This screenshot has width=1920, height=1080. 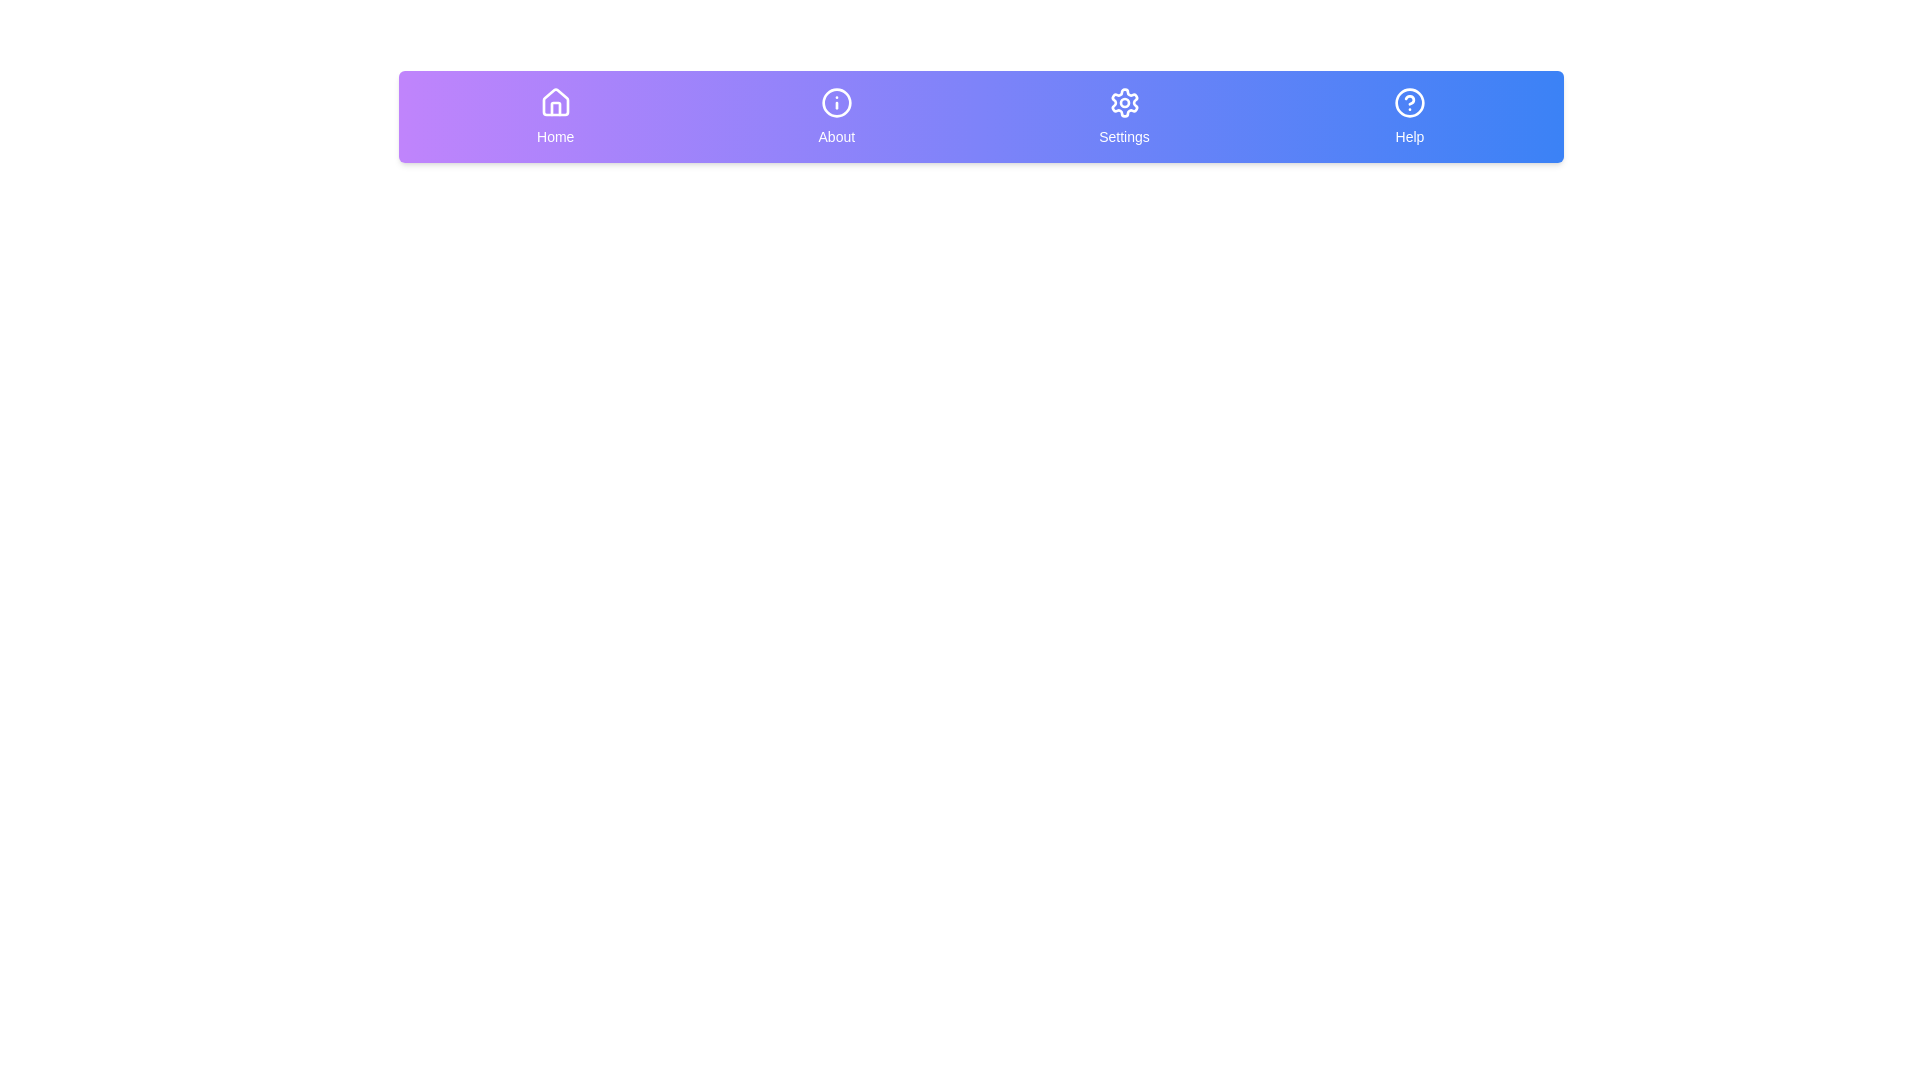 What do you see at coordinates (1124, 116) in the screenshot?
I see `the settings navigation button located third from the left in the horizontal navigation bar` at bounding box center [1124, 116].